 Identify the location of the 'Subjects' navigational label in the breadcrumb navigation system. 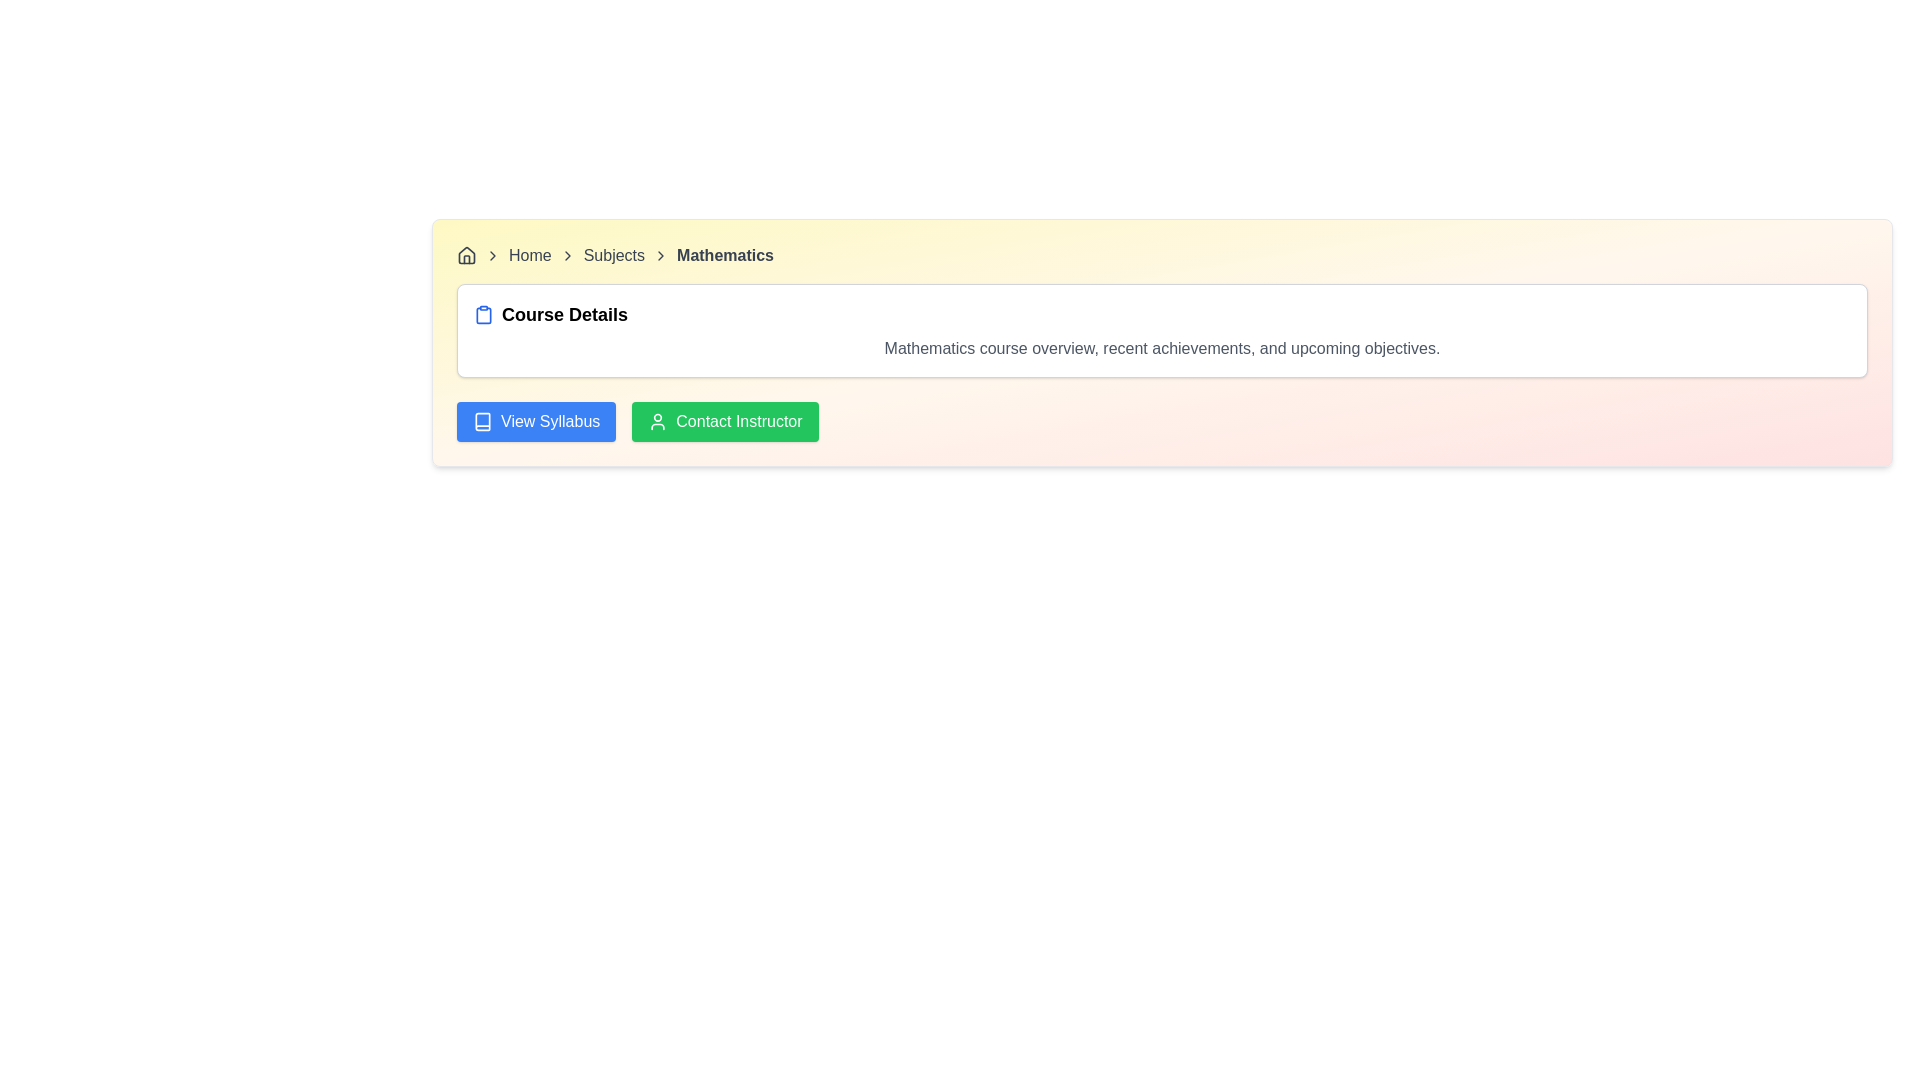
(613, 254).